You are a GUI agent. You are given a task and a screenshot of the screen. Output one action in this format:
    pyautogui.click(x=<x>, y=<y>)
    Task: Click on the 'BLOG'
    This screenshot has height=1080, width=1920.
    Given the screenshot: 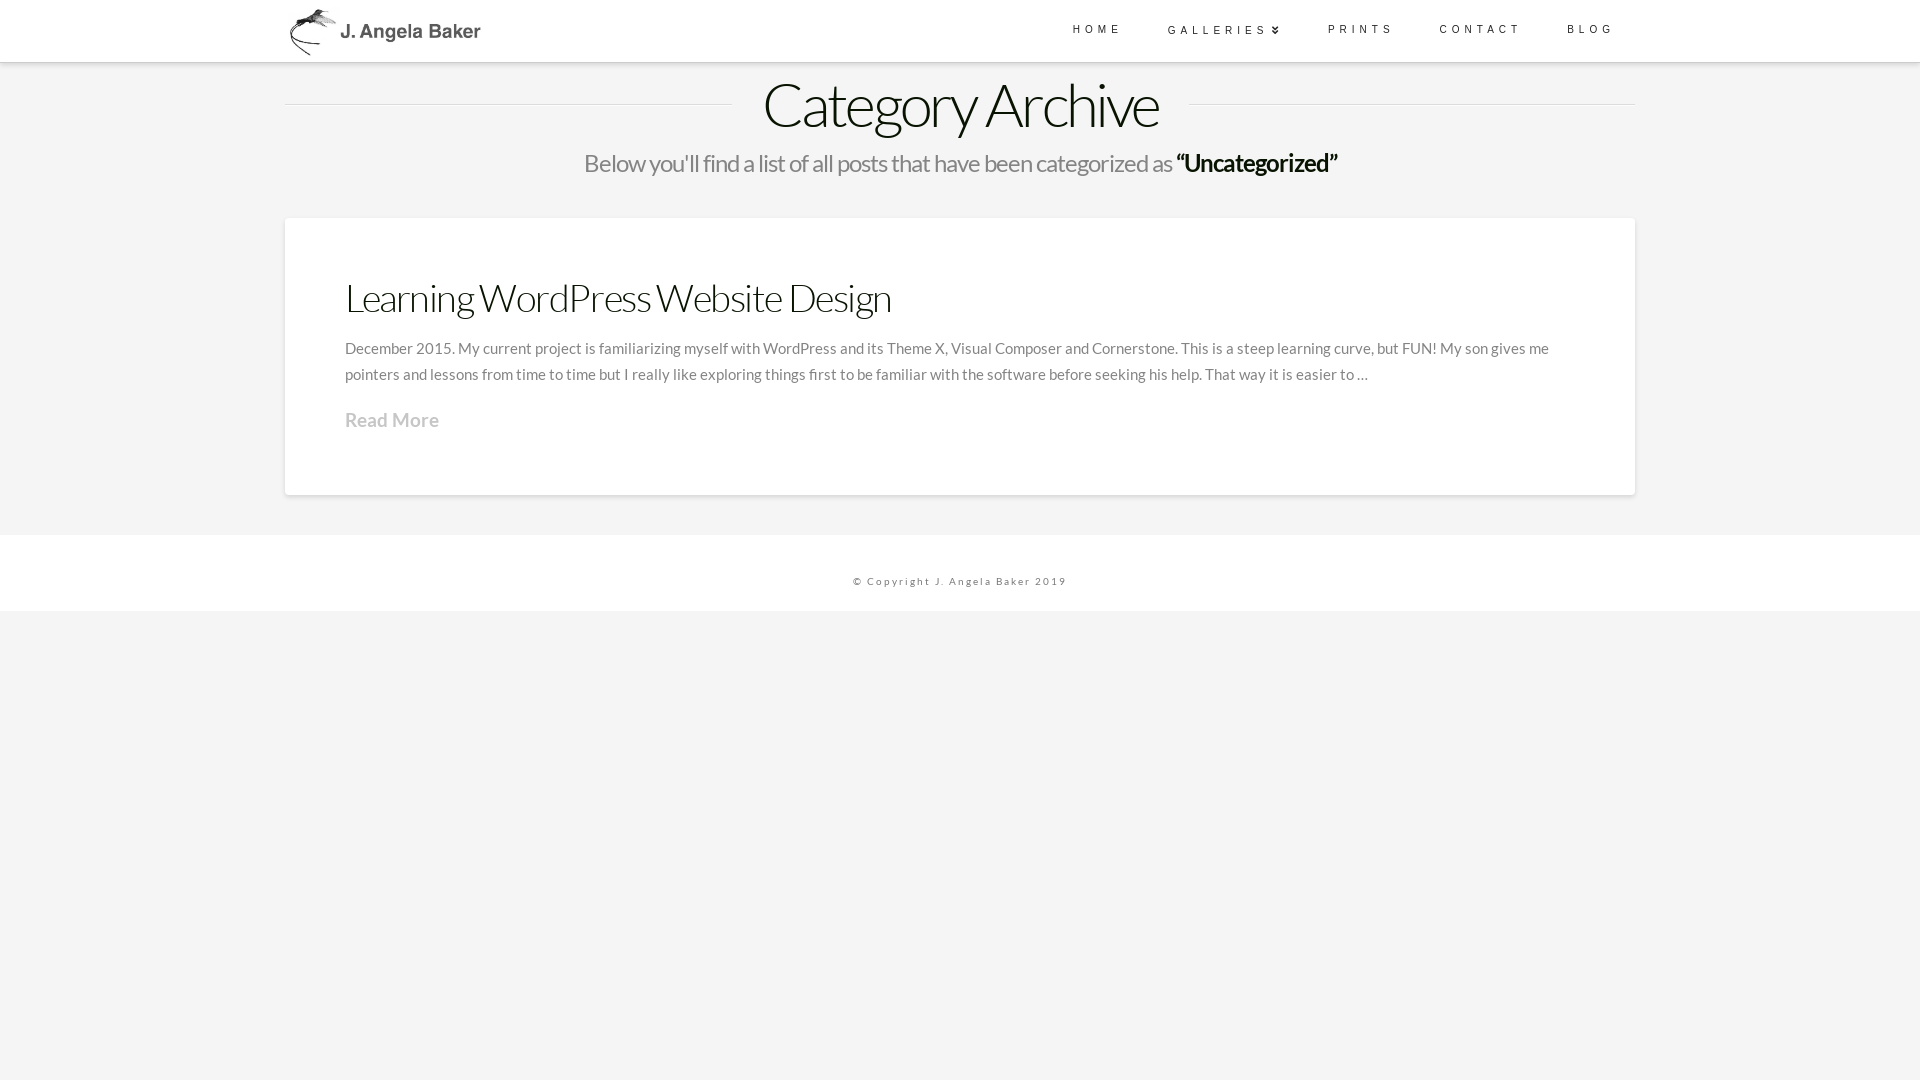 What is the action you would take?
    pyautogui.click(x=1587, y=19)
    